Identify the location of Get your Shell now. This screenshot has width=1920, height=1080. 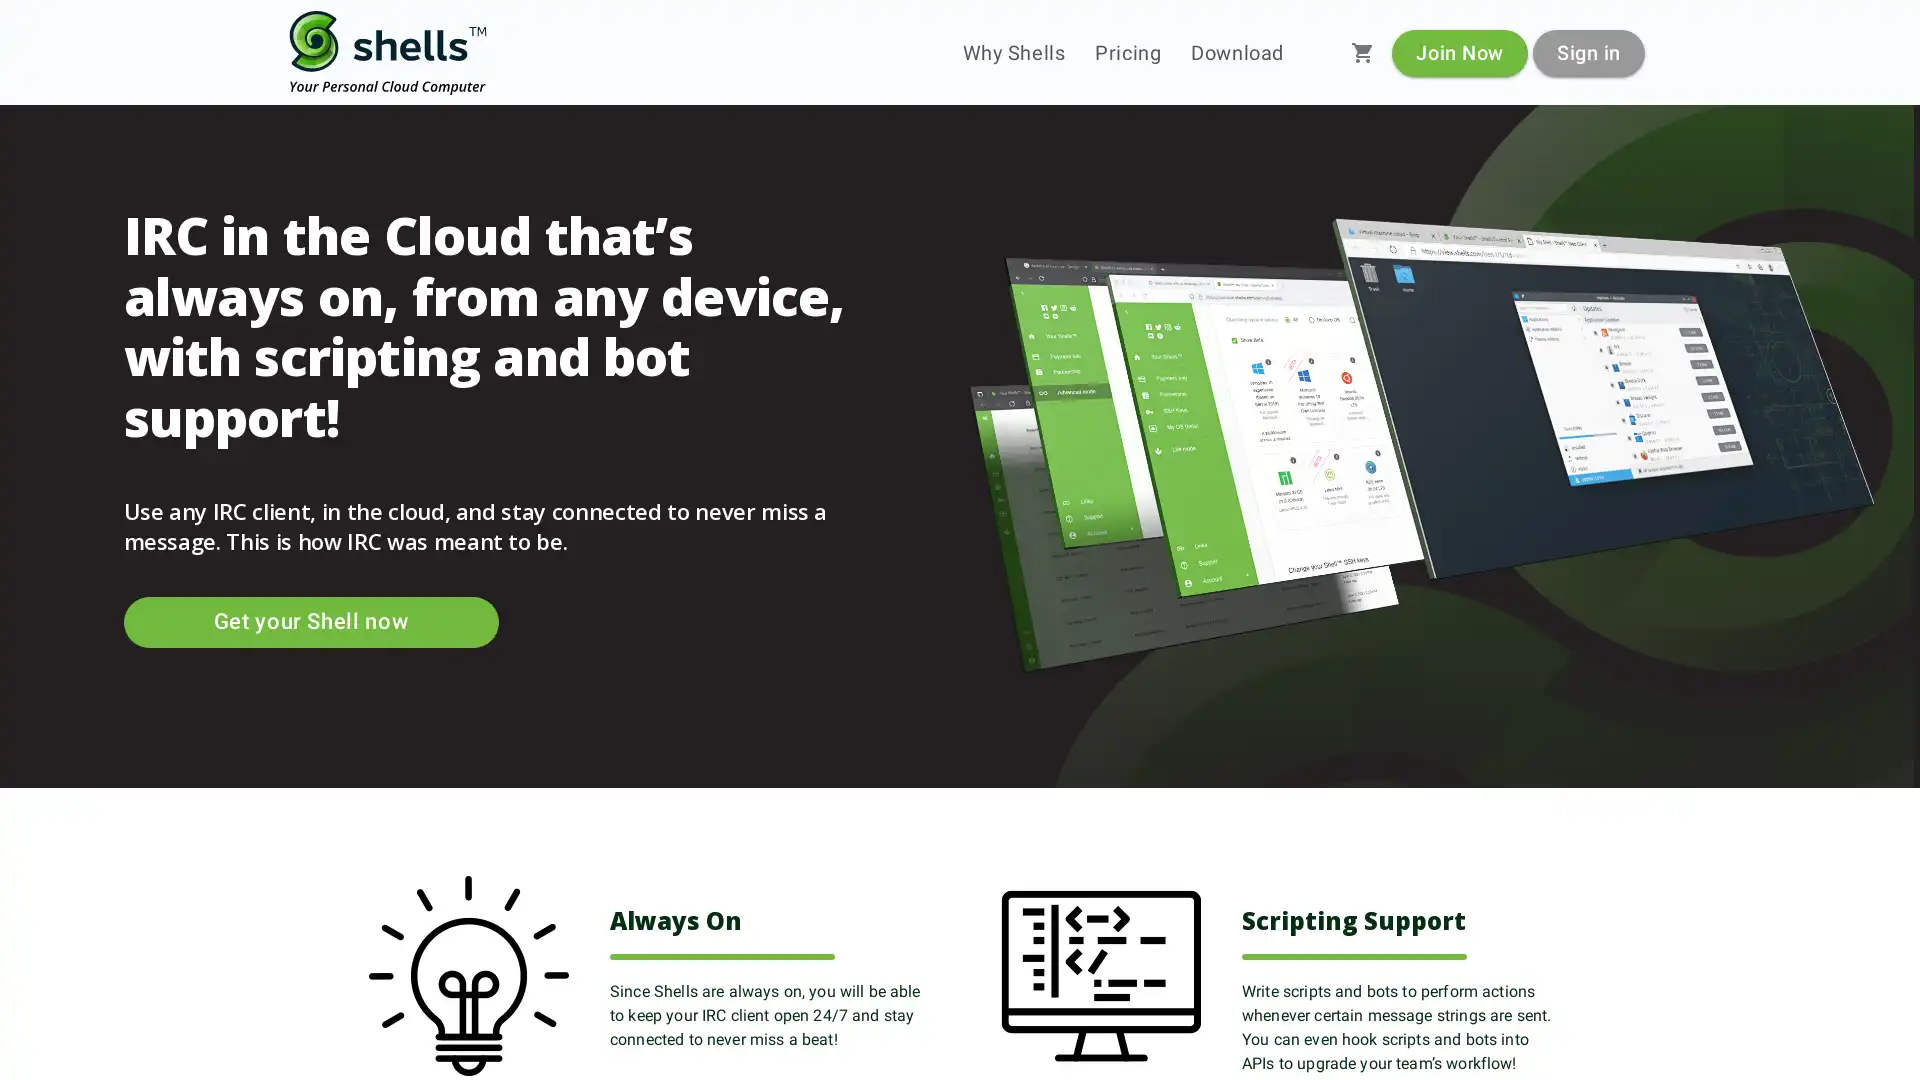
(309, 620).